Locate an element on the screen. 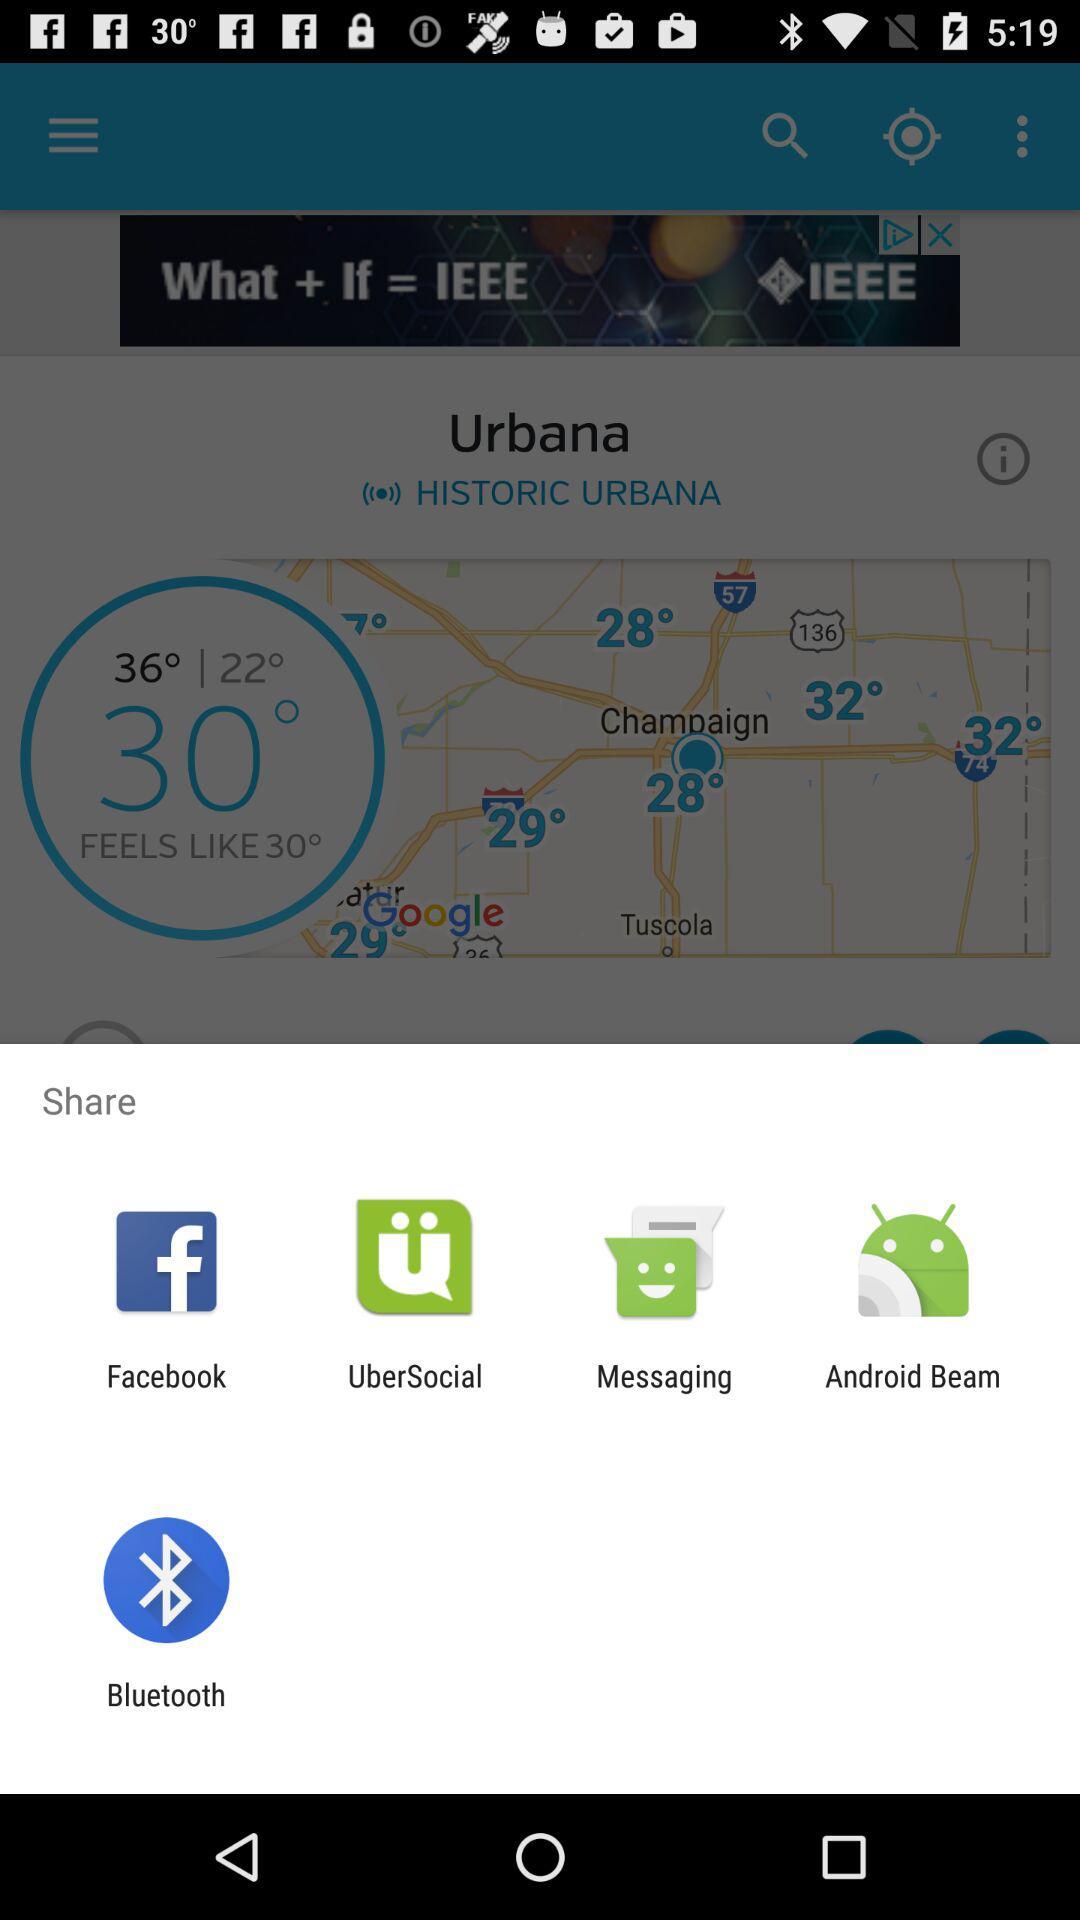 Image resolution: width=1080 pixels, height=1920 pixels. ubersocial app is located at coordinates (414, 1392).